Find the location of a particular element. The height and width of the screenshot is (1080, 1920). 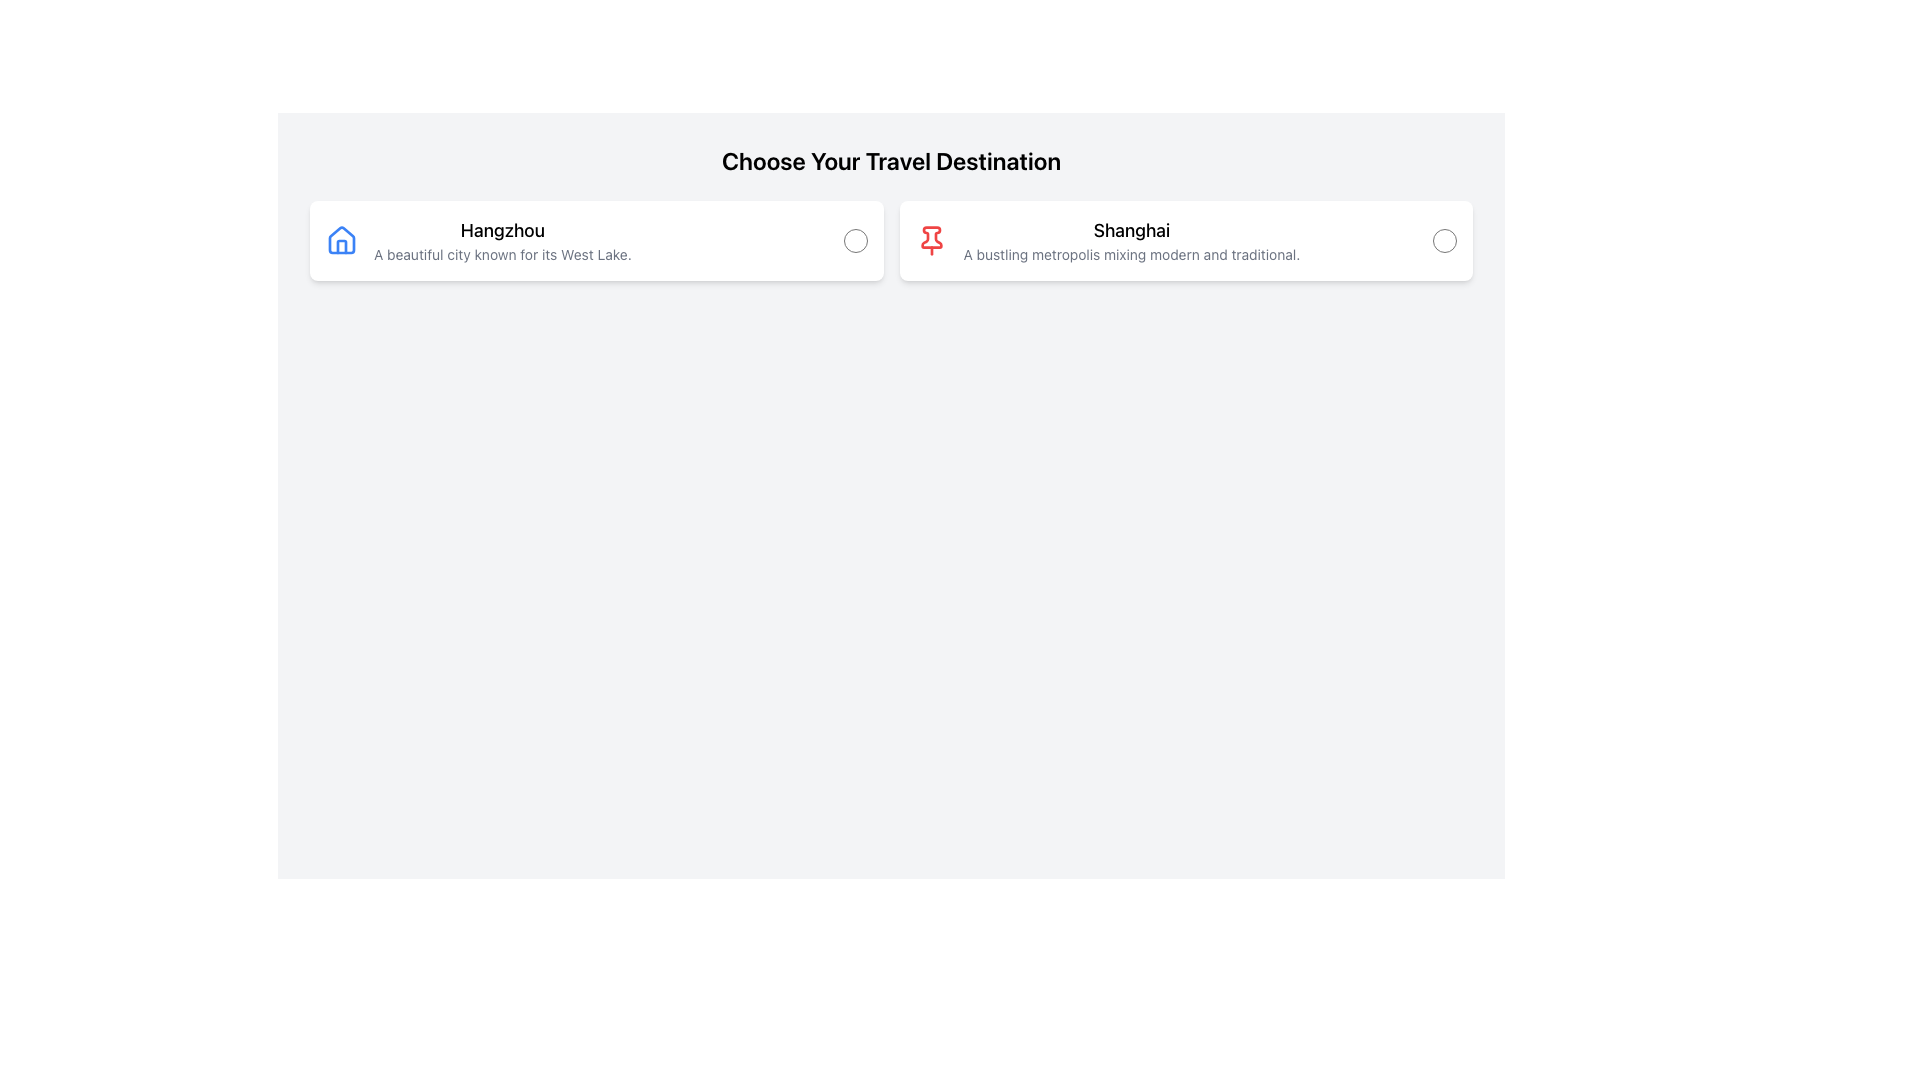

the red pin icon located to the left of the 'Shanghai' text, which is positioned on the right segment of the interactive area is located at coordinates (930, 239).